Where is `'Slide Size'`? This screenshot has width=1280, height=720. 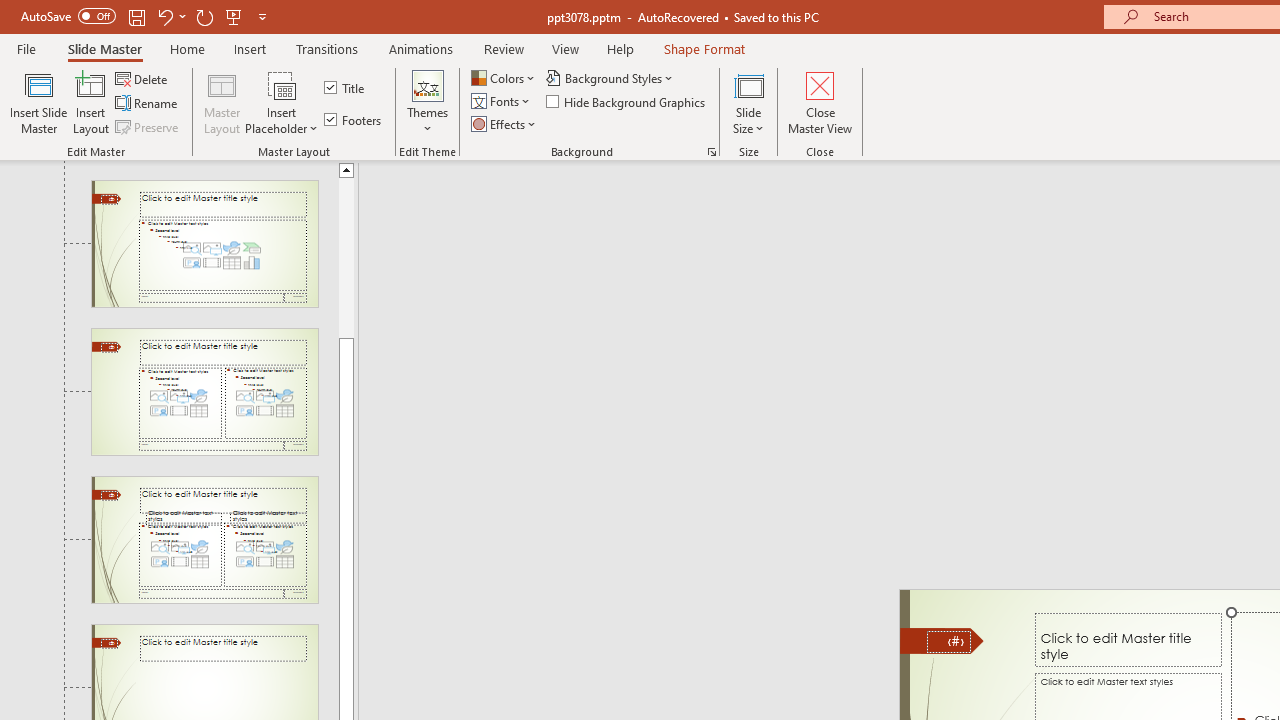 'Slide Size' is located at coordinates (748, 103).